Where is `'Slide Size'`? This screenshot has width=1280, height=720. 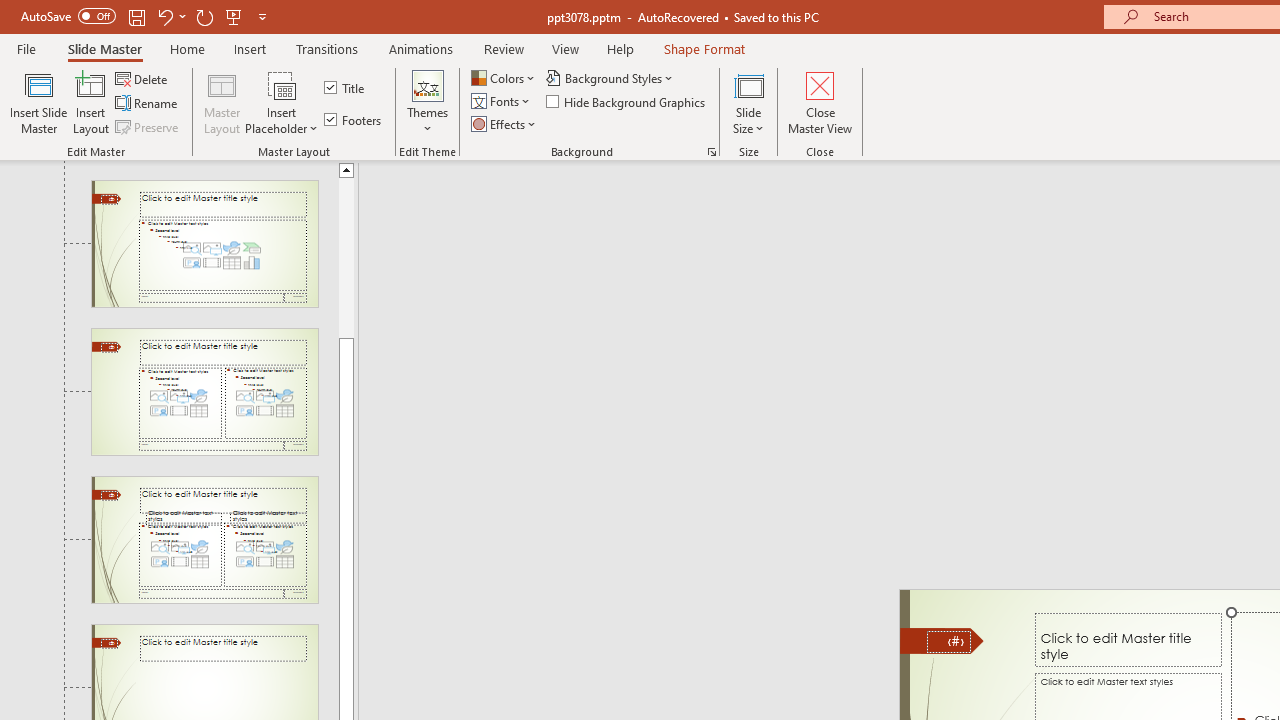 'Slide Size' is located at coordinates (748, 103).